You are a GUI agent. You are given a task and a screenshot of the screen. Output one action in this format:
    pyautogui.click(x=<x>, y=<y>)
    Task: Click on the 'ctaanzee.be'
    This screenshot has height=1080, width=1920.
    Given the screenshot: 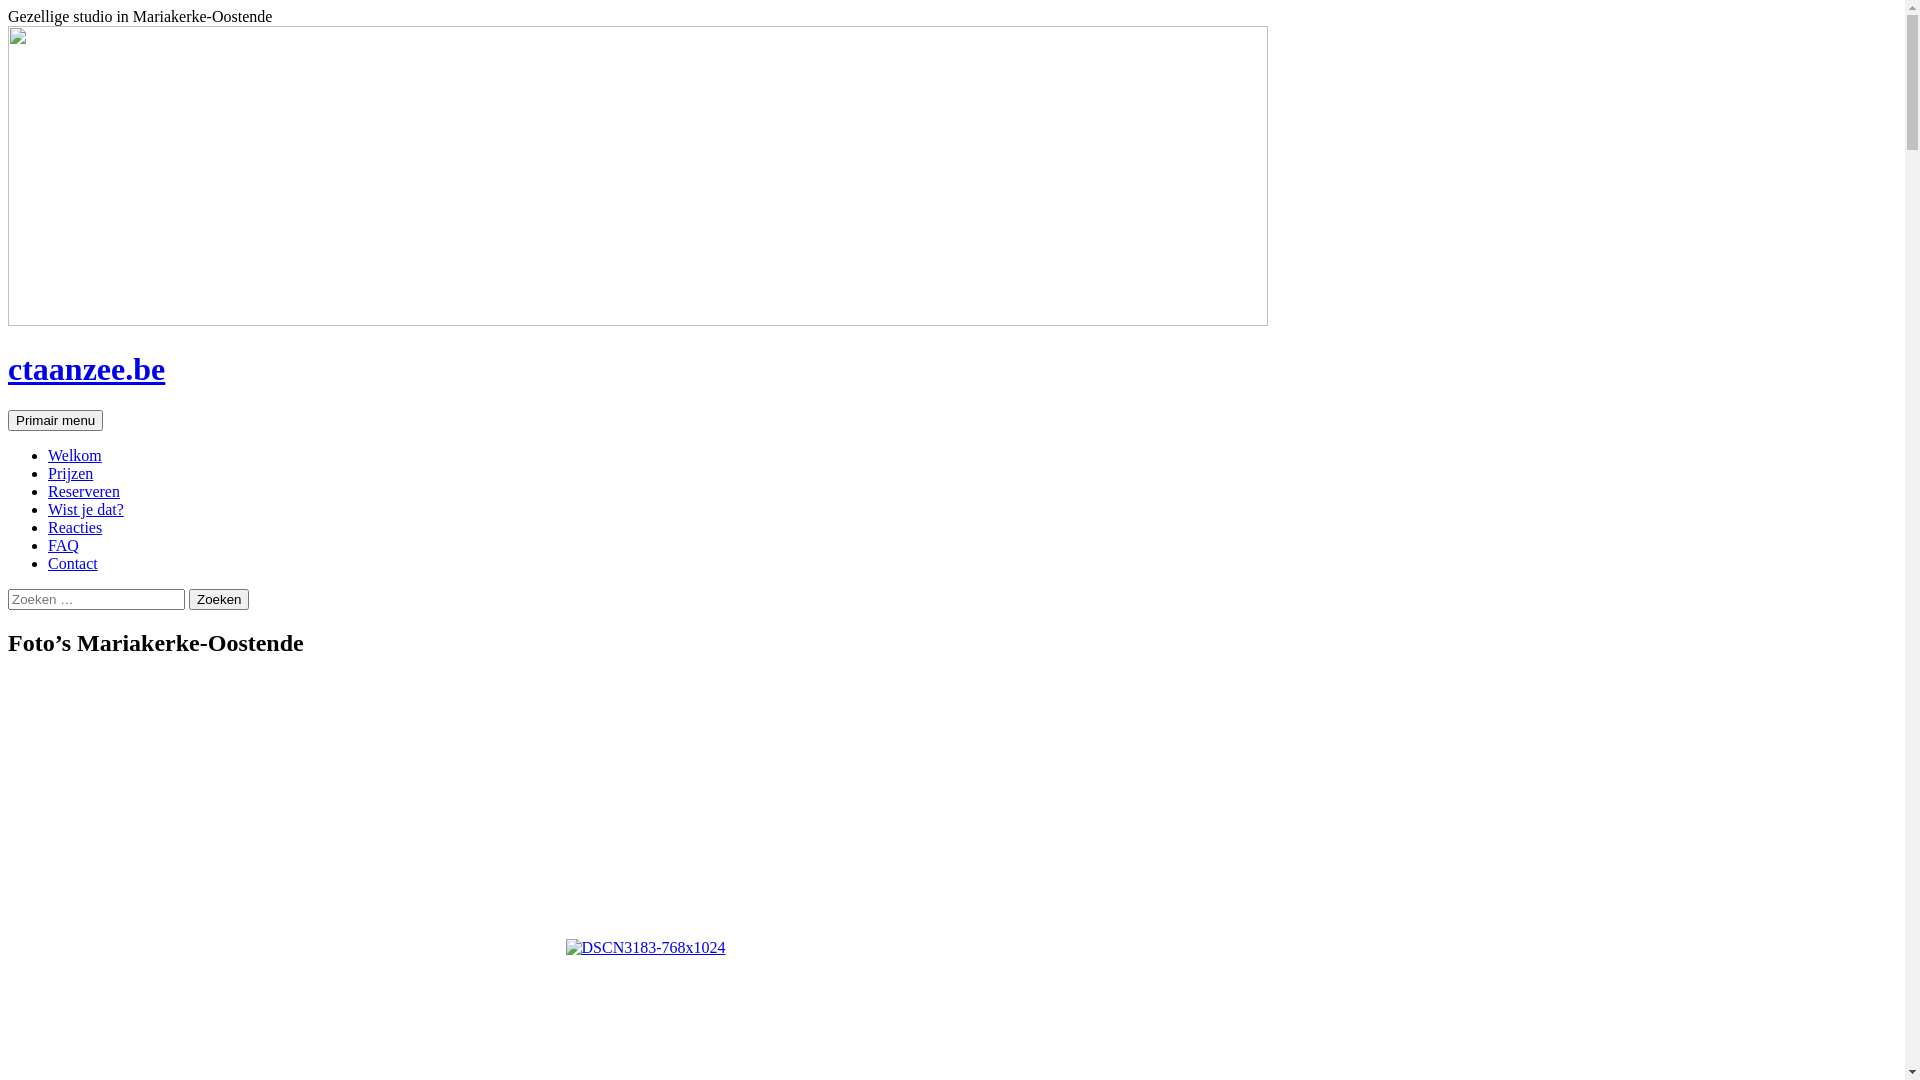 What is the action you would take?
    pyautogui.click(x=85, y=369)
    